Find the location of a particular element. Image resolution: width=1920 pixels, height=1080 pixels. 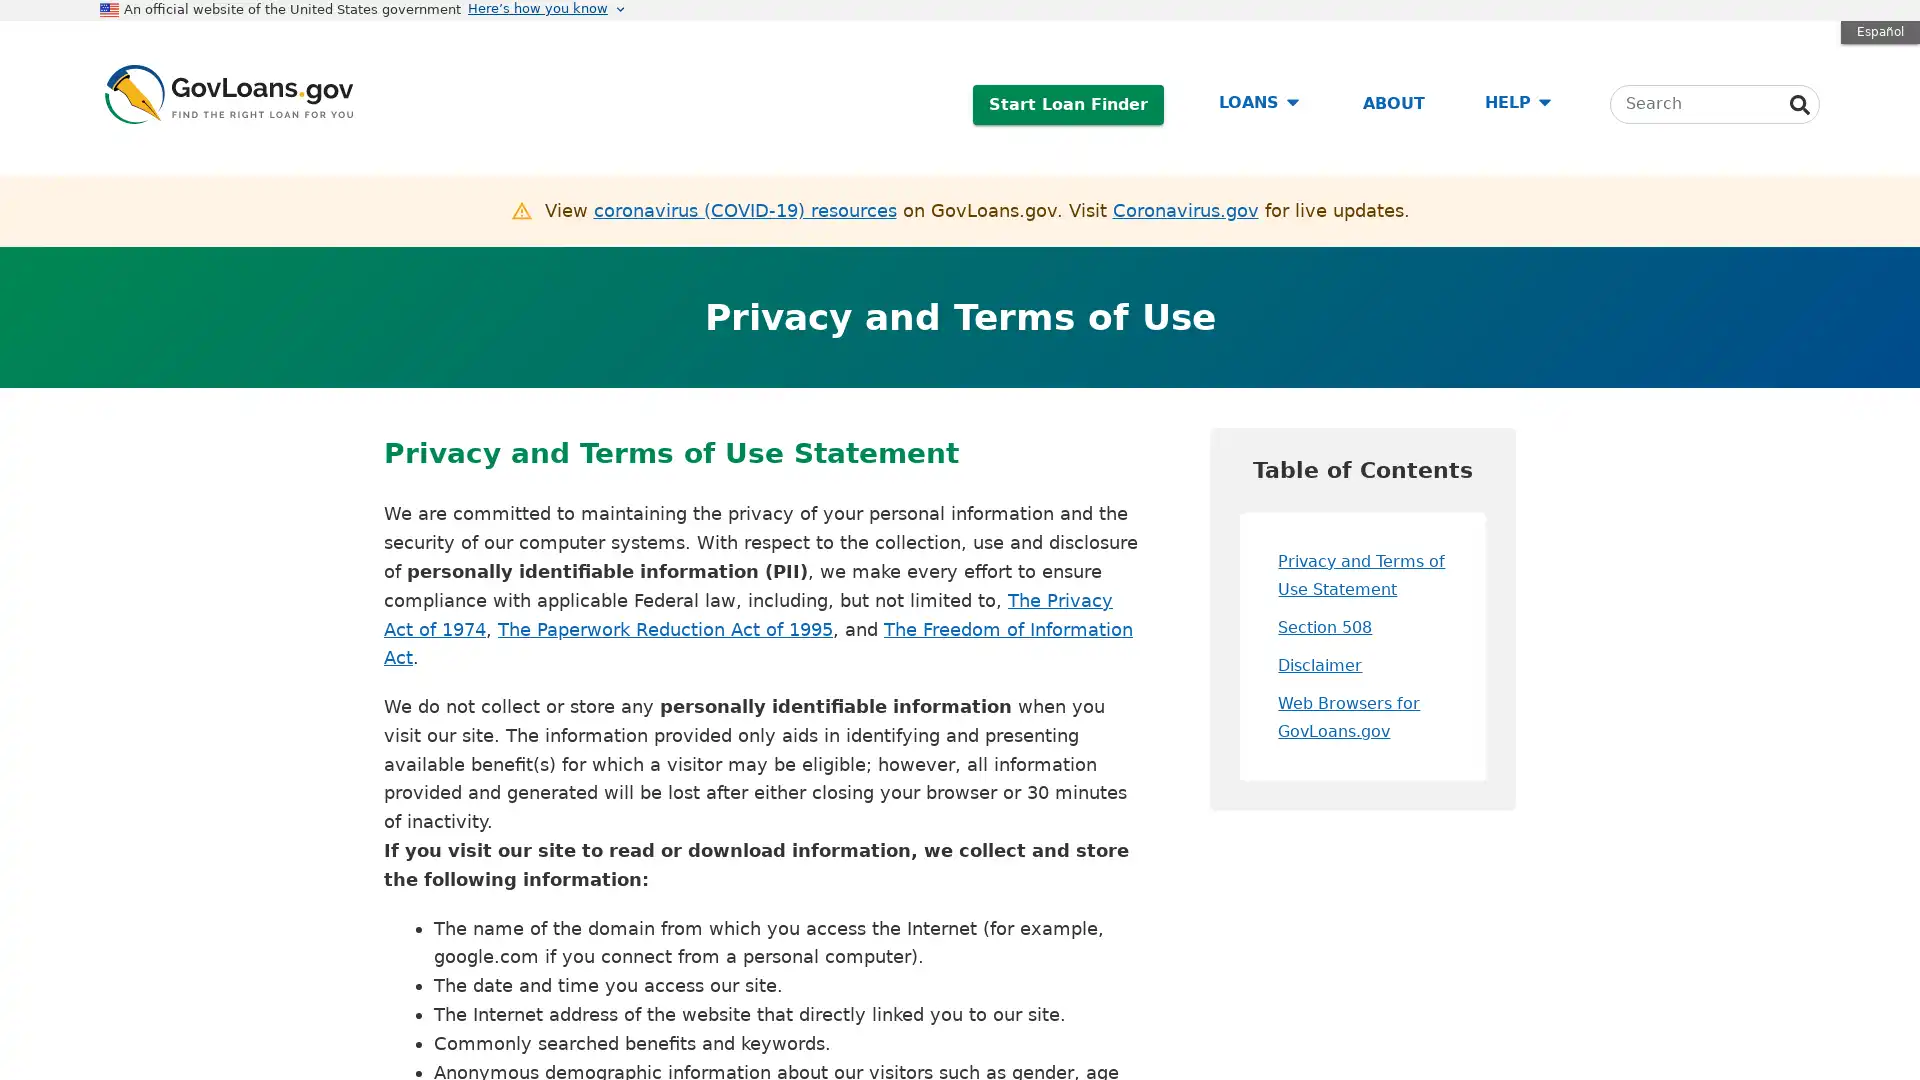

Web Browsers for GovLoans.gov is located at coordinates (1361, 716).